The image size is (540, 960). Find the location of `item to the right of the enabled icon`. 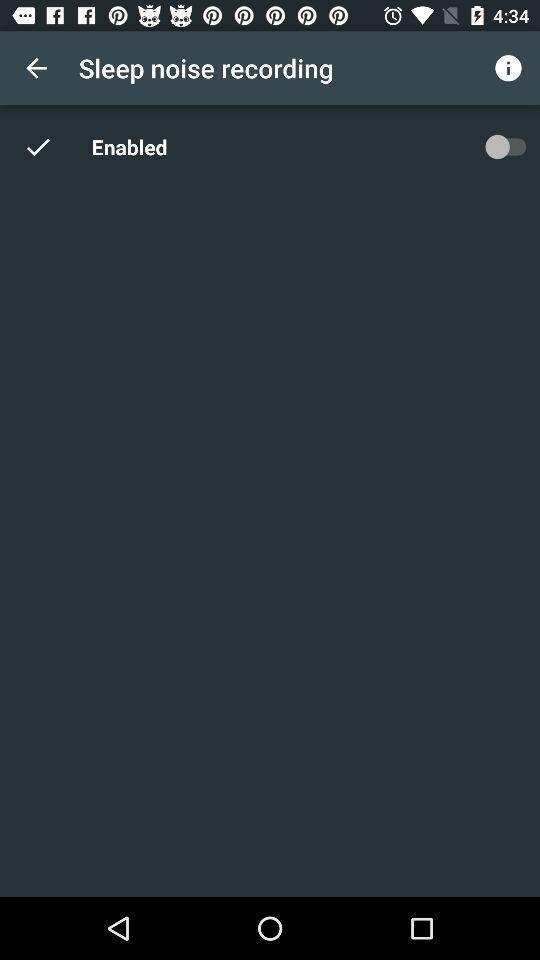

item to the right of the enabled icon is located at coordinates (504, 145).